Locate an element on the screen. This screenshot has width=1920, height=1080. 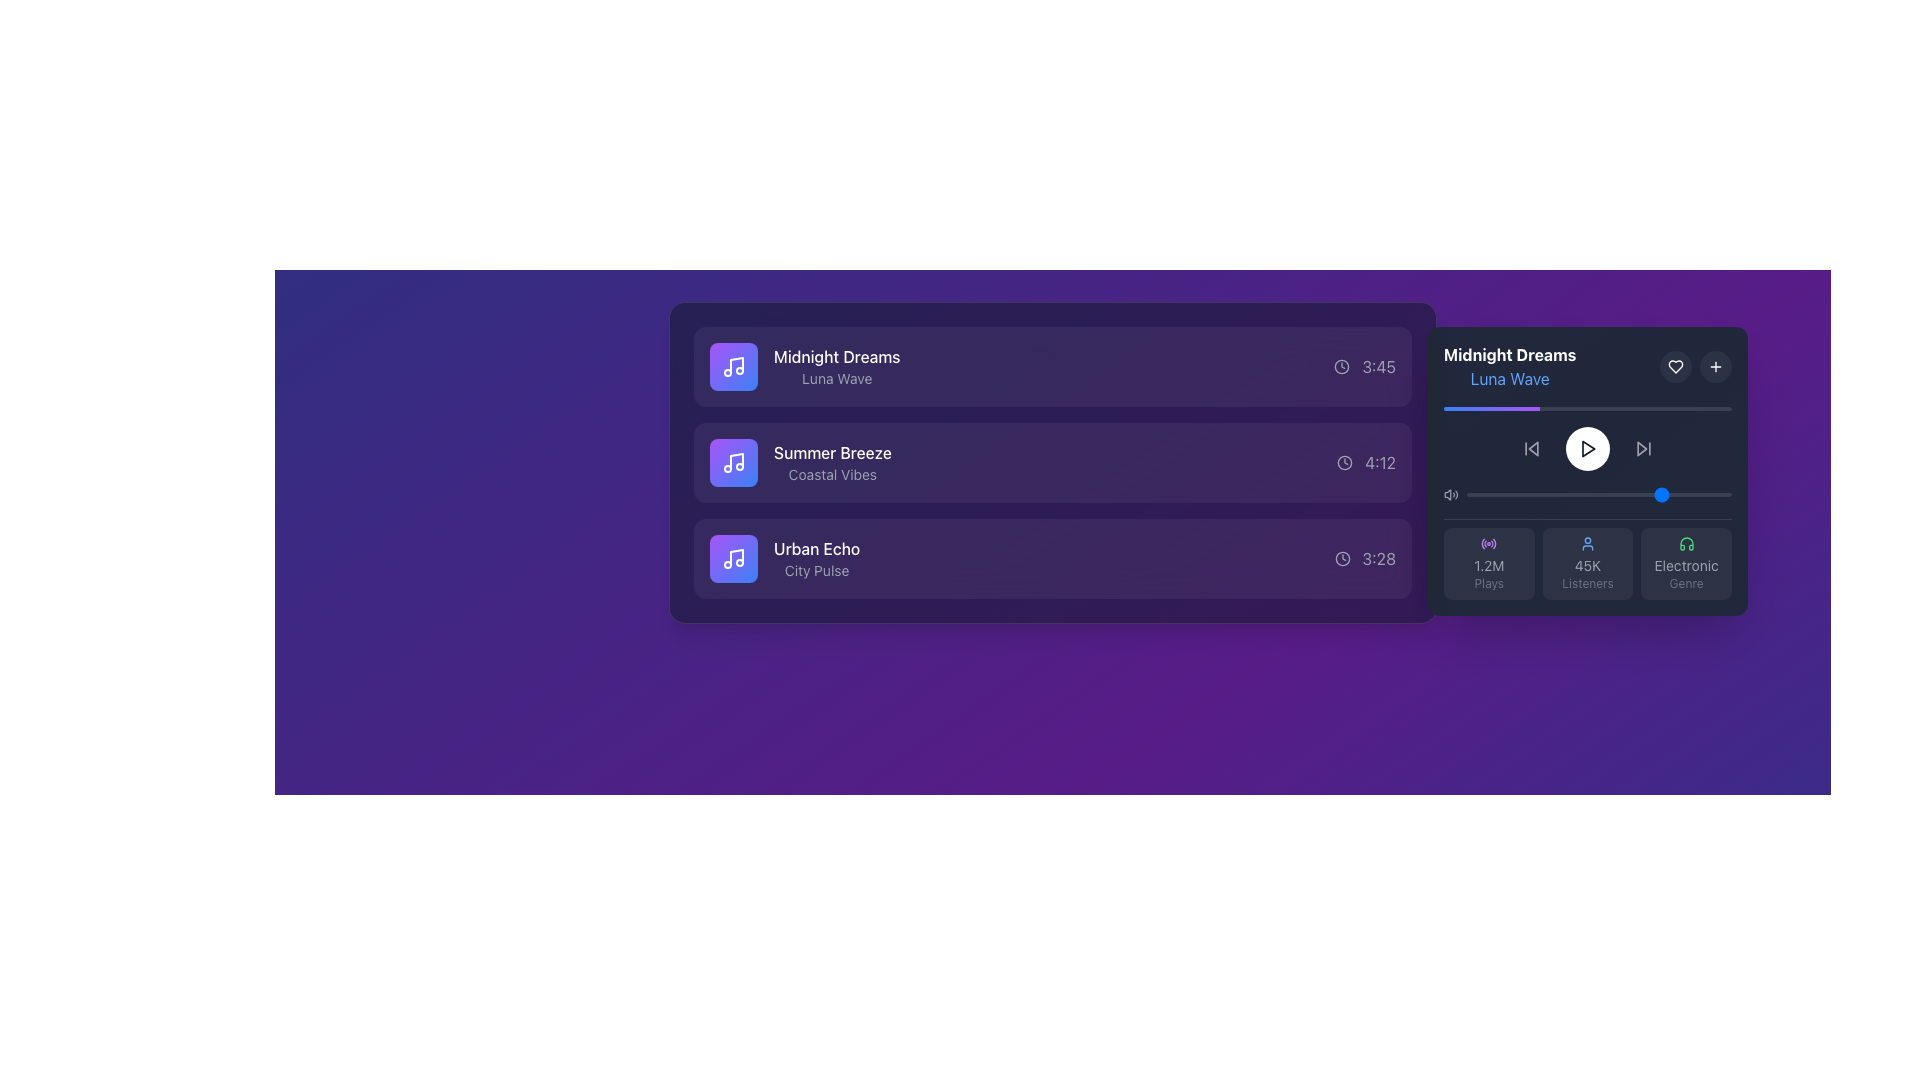
the text label indicating the duration of the track 'Midnight Dreams', which is located in the third column next to the headline 'Midnight Dreams' and the subtitle 'Luna Wave' is located at coordinates (1364, 366).